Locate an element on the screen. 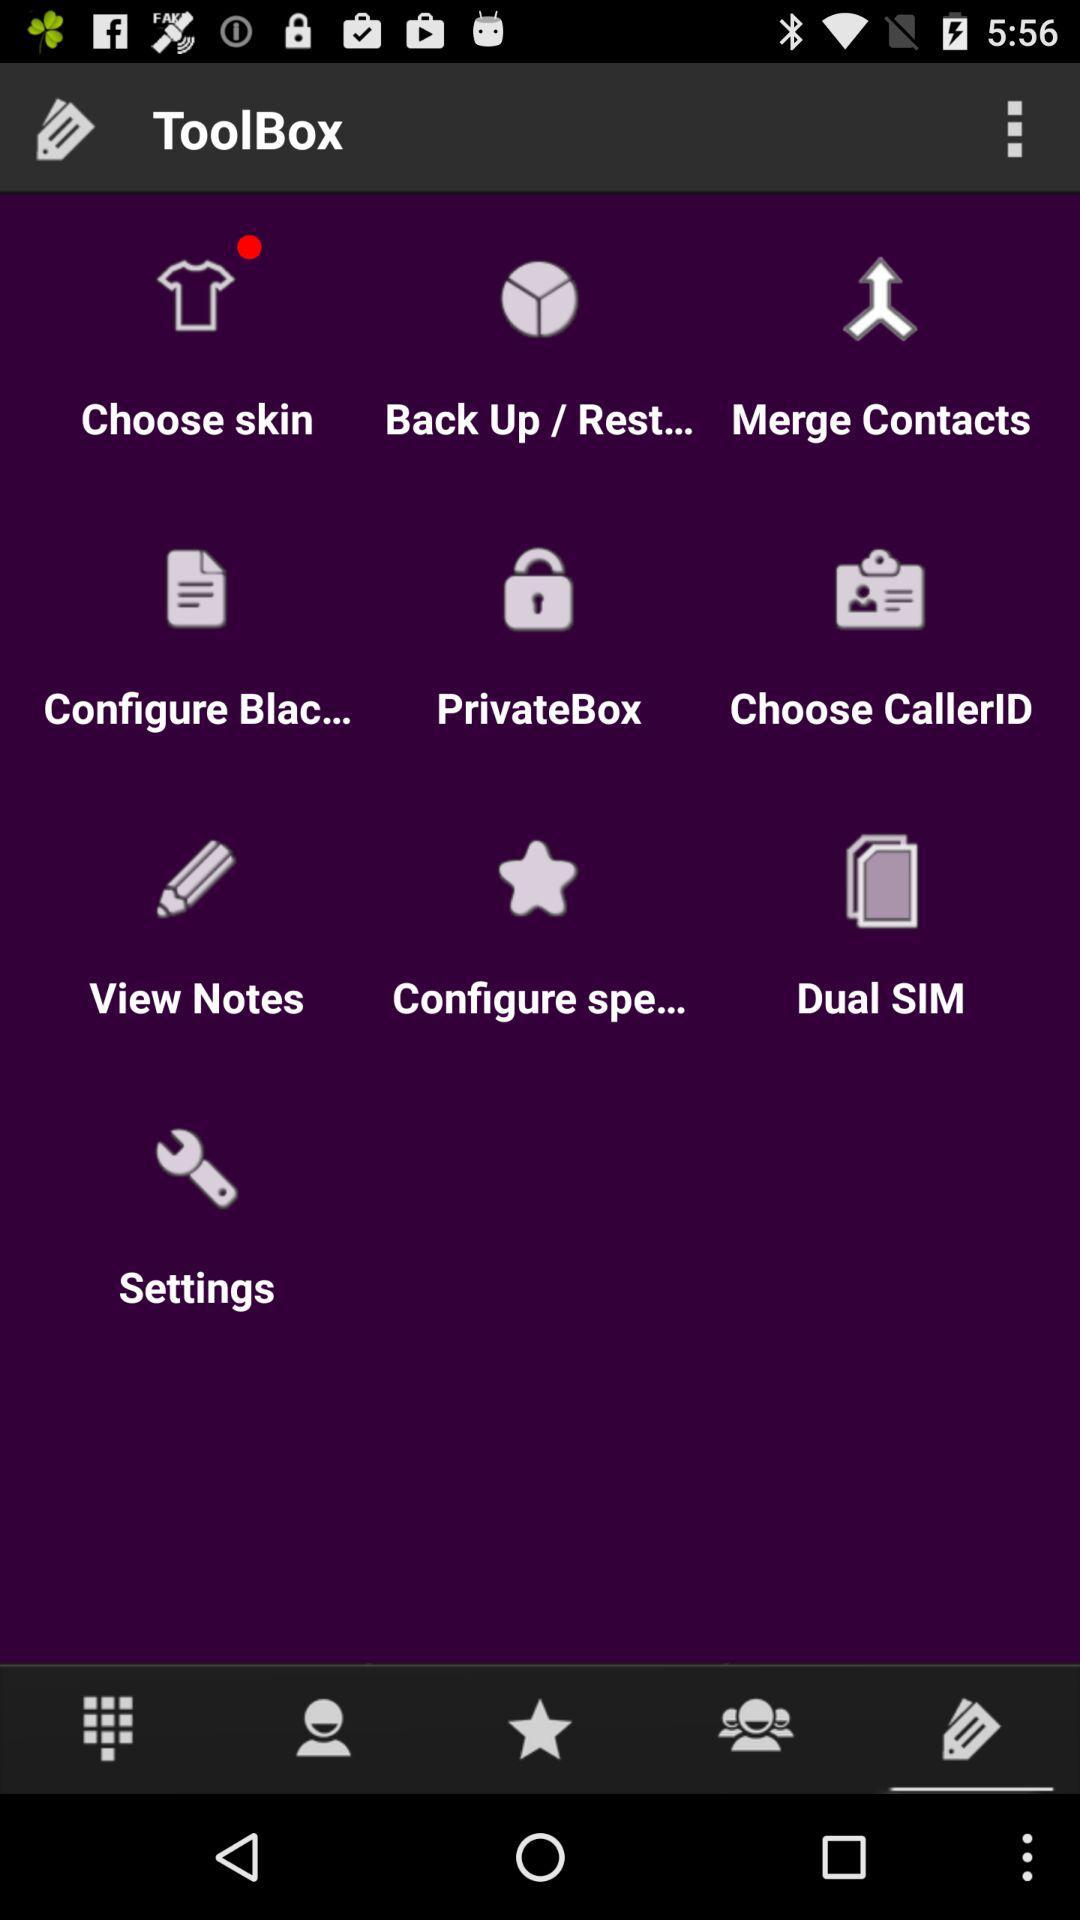 This screenshot has width=1080, height=1920. the dialpad icon is located at coordinates (108, 1848).